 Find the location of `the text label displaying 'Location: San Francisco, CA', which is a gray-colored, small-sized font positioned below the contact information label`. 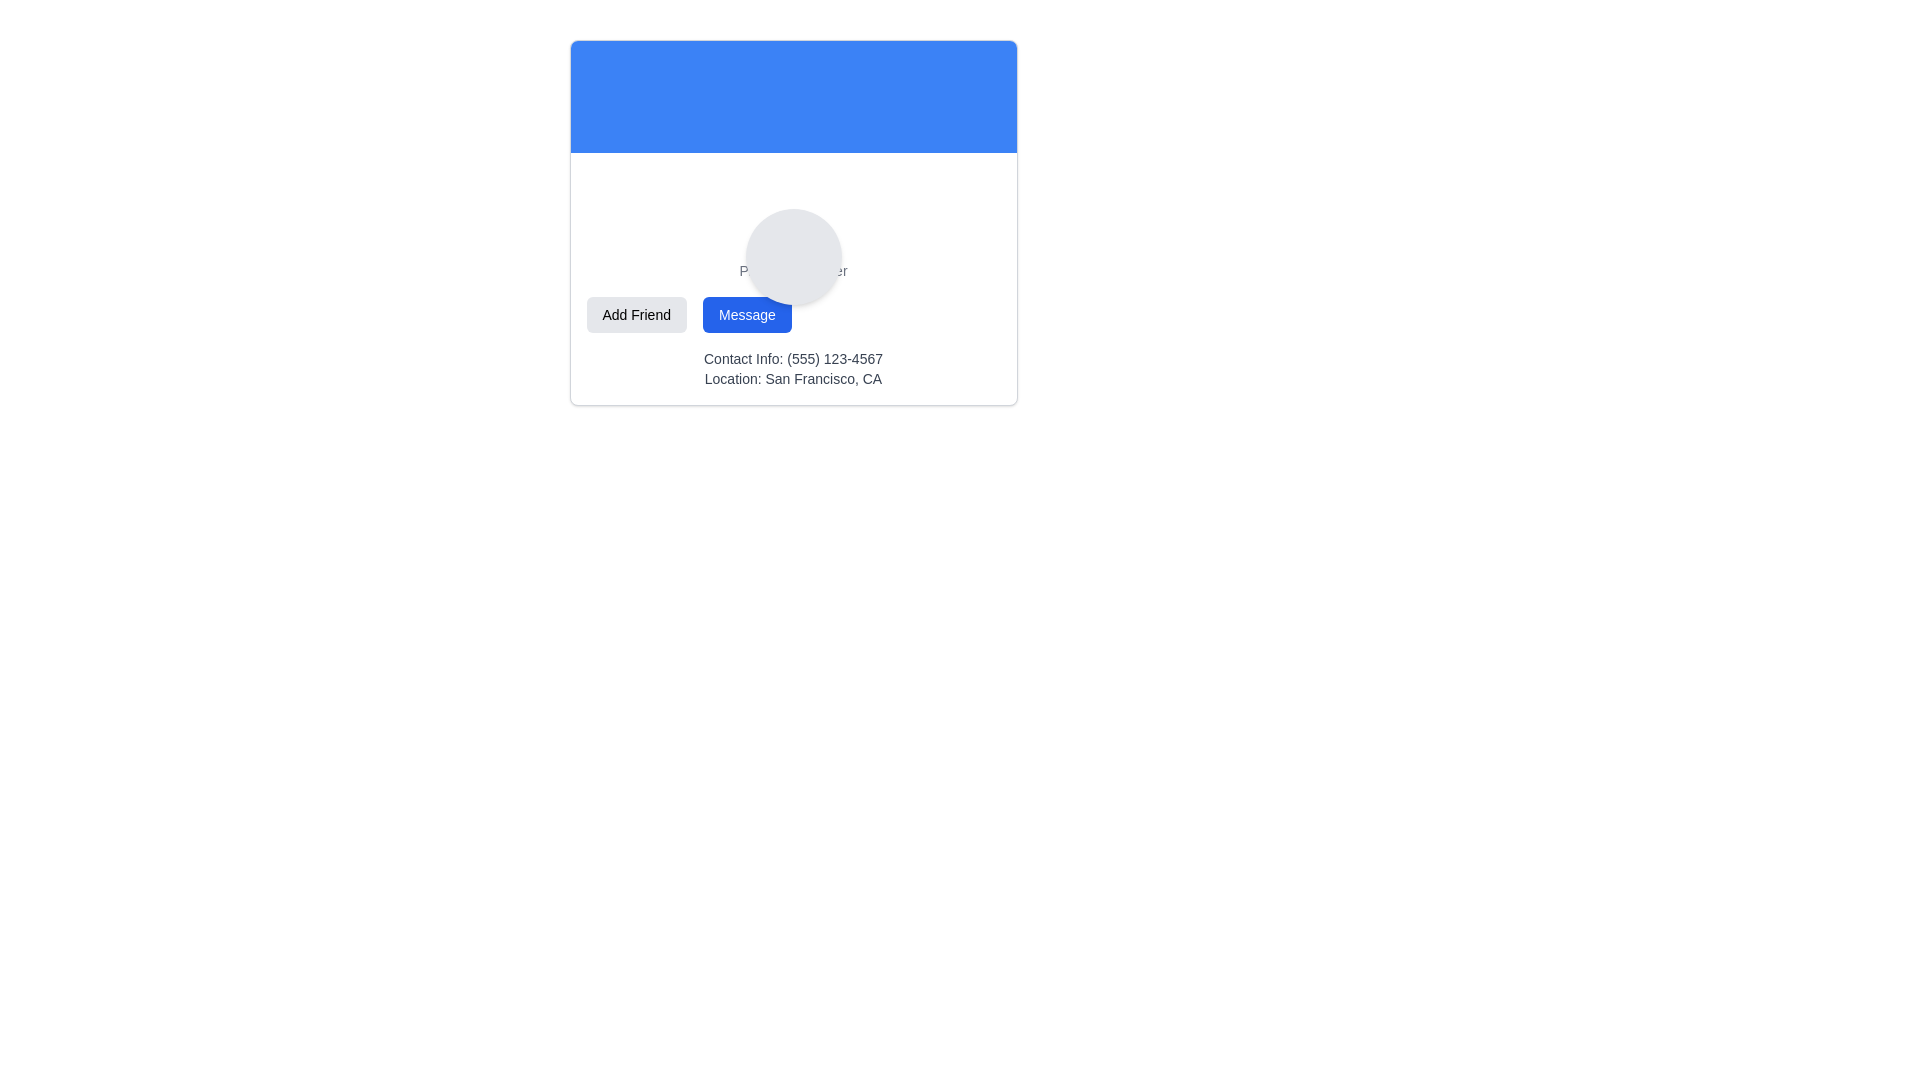

the text label displaying 'Location: San Francisco, CA', which is a gray-colored, small-sized font positioned below the contact information label is located at coordinates (792, 378).